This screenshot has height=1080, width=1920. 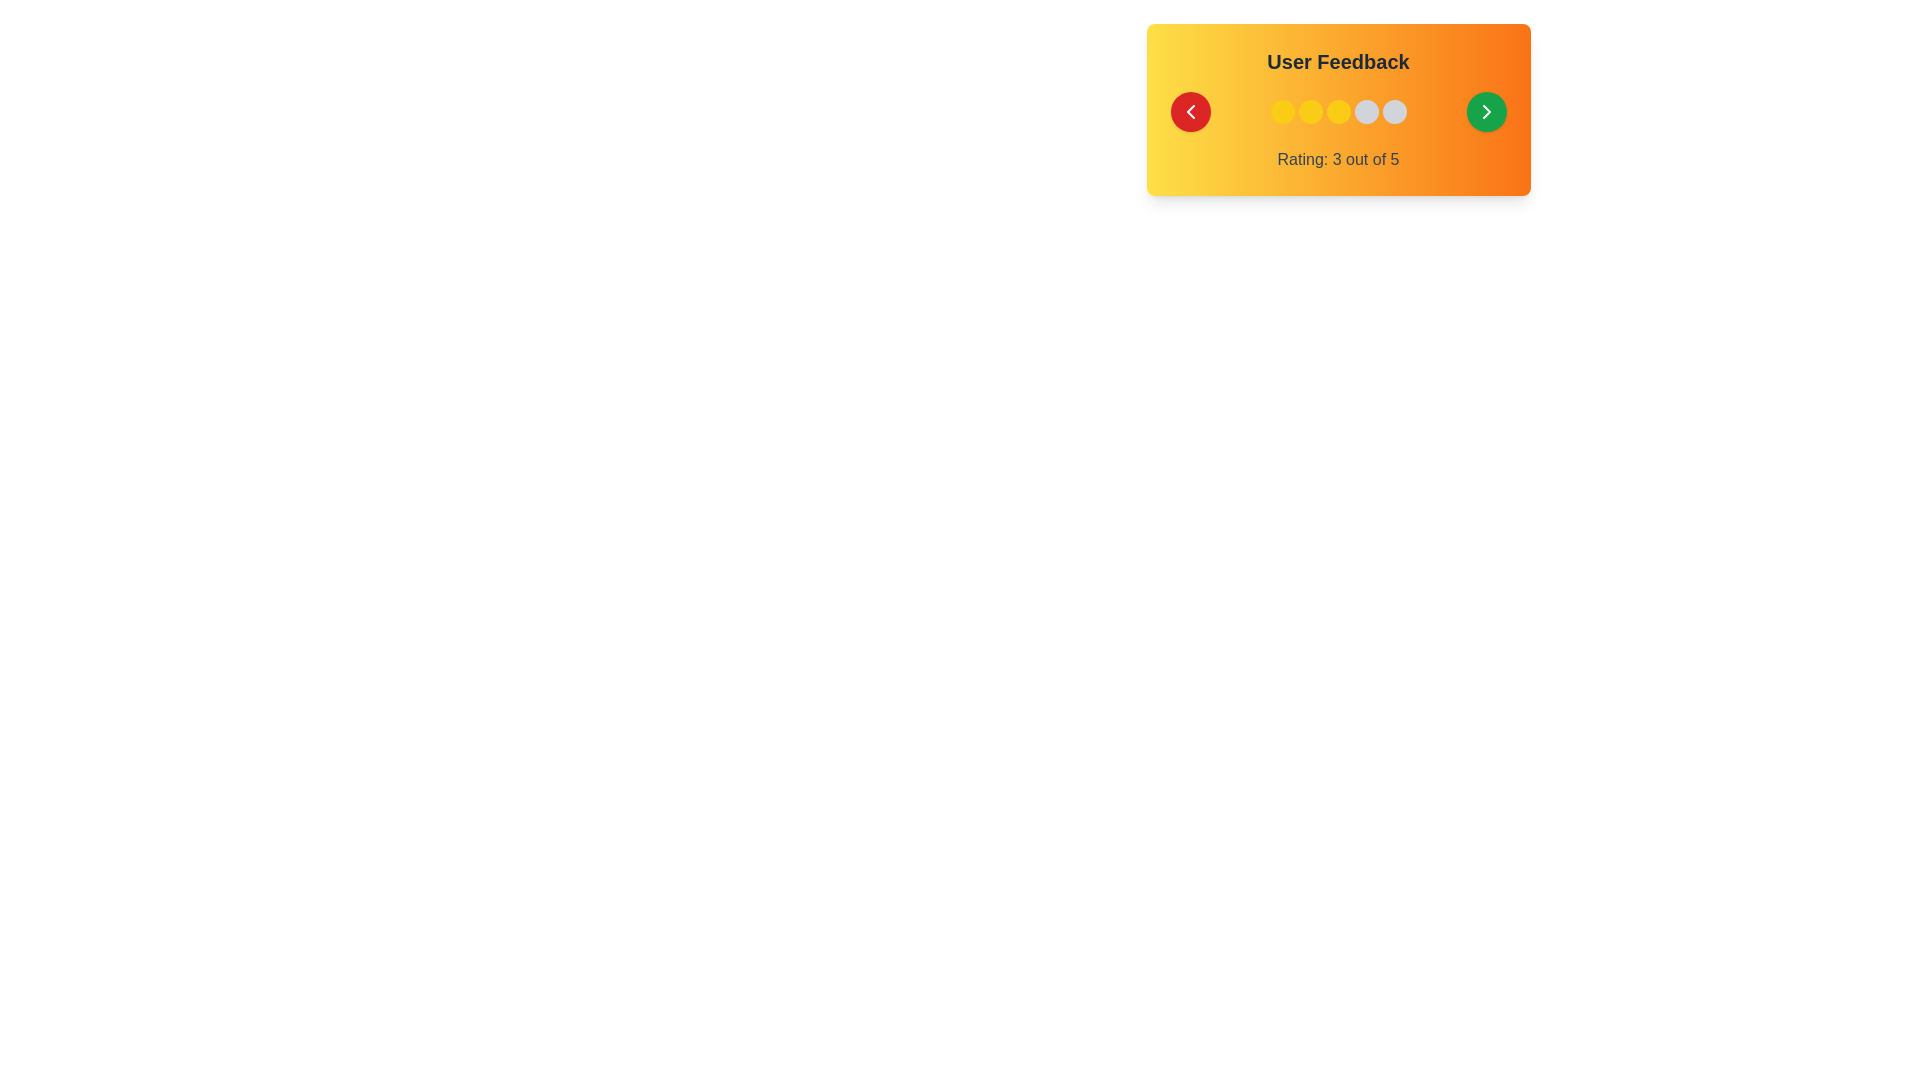 I want to click on the circular button with a red background and a white left-pointing chevron, so click(x=1190, y=111).